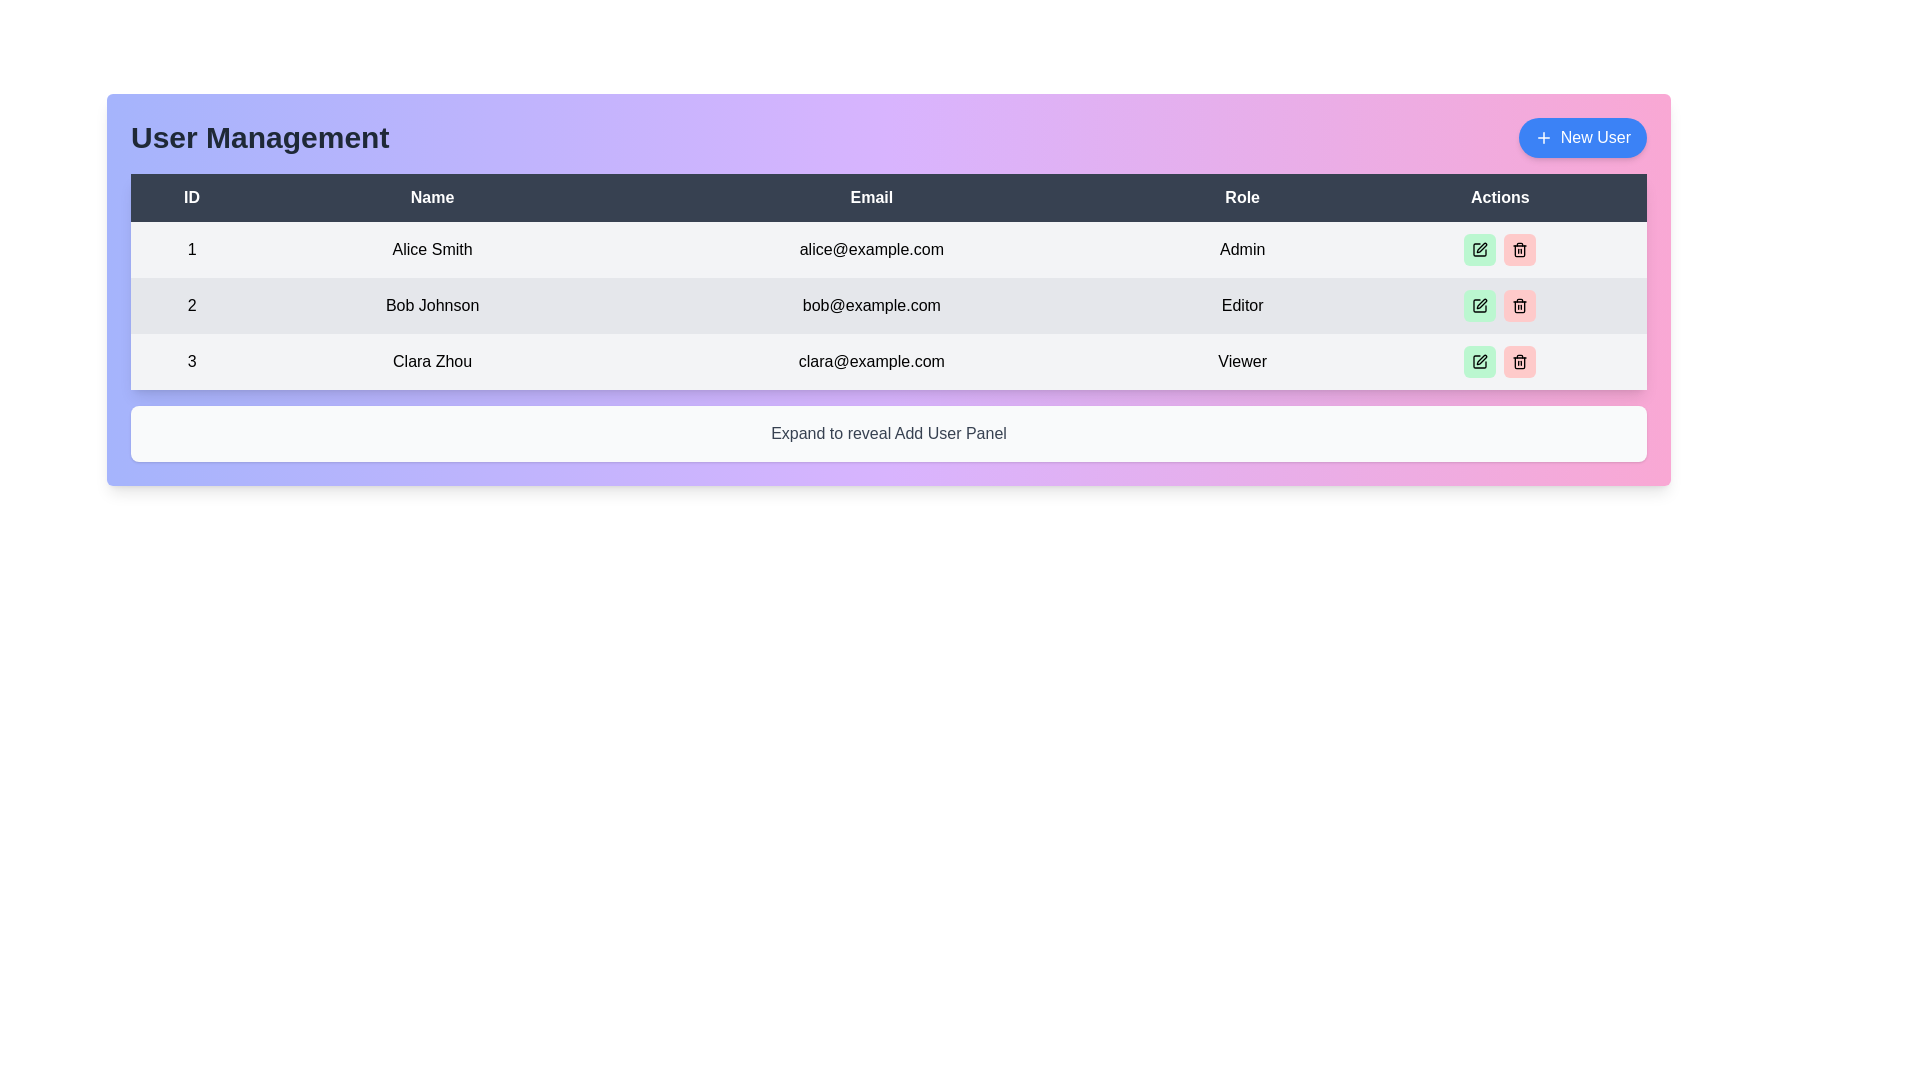  I want to click on the first icon button in the Actions column of the Admin user row to initiate the action for modification or editing, so click(1479, 249).